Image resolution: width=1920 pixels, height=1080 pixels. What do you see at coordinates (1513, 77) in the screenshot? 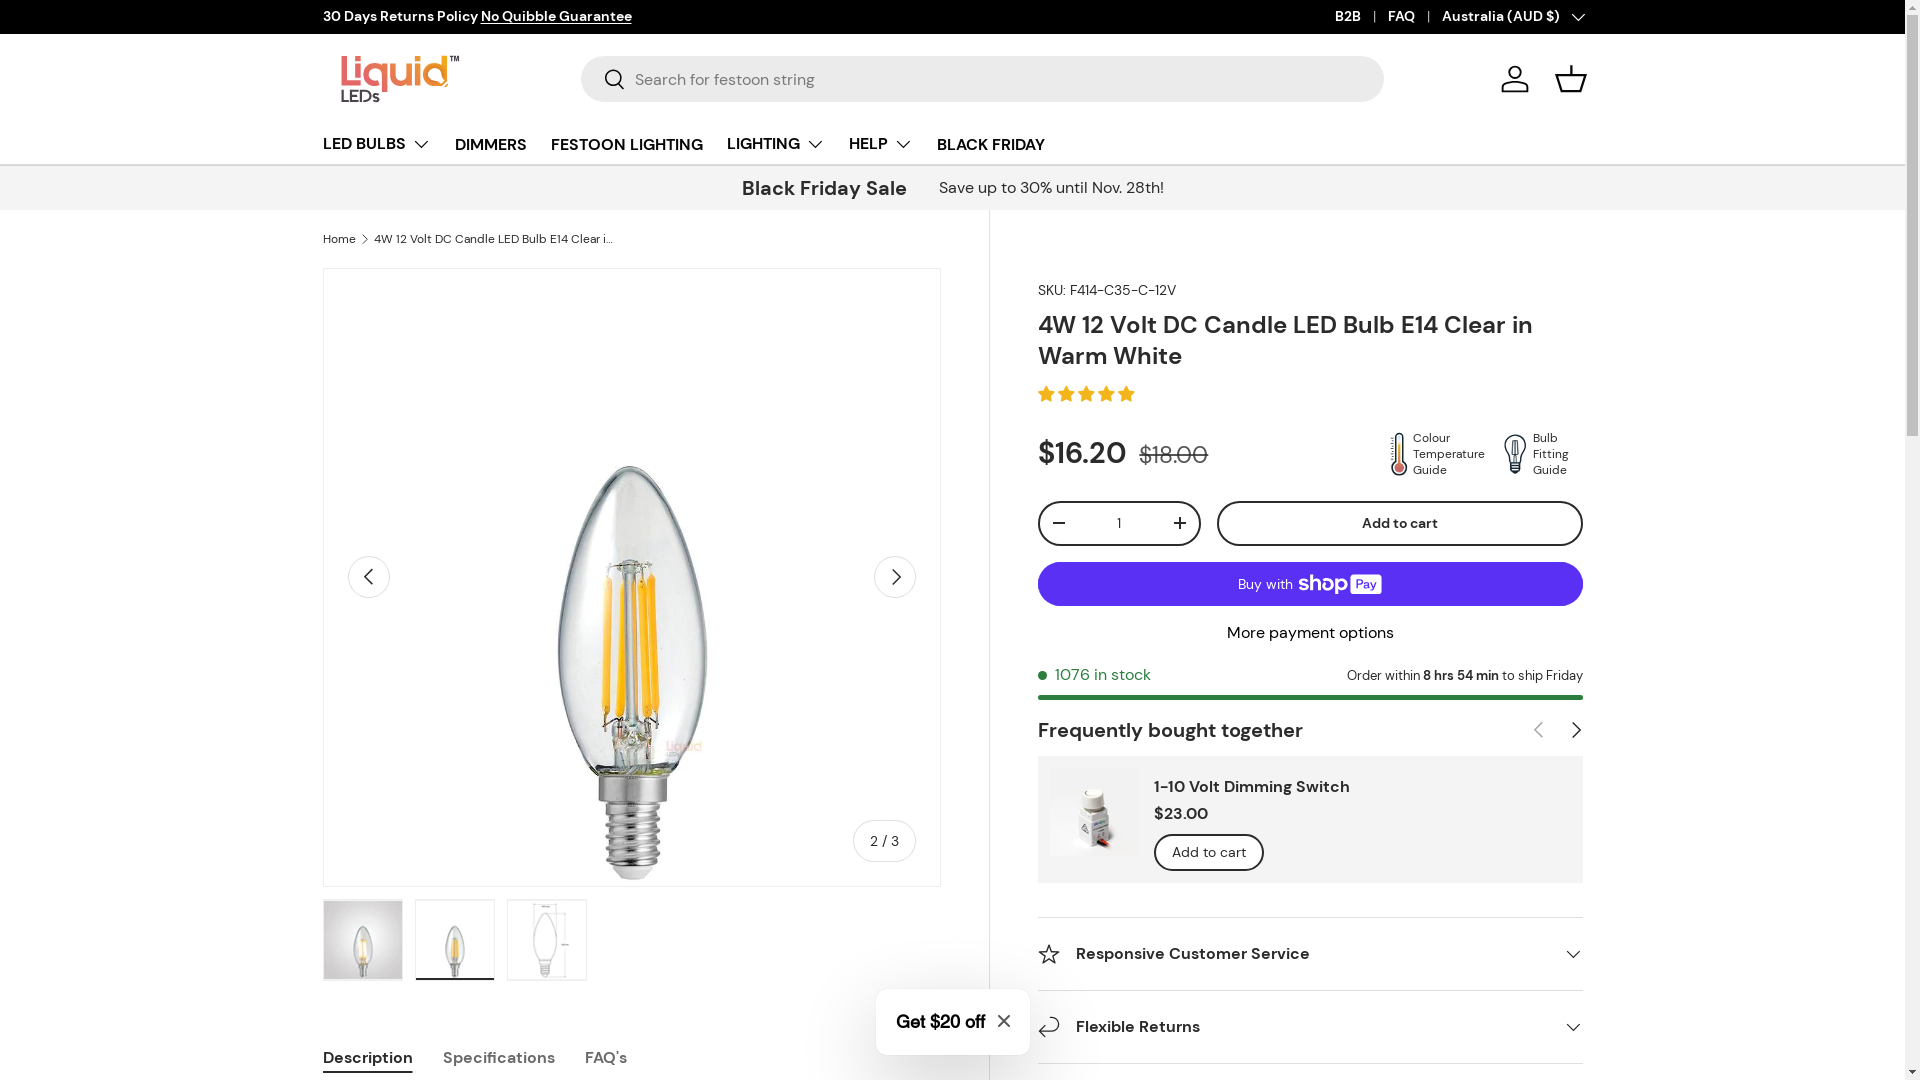
I see `'Log in'` at bounding box center [1513, 77].